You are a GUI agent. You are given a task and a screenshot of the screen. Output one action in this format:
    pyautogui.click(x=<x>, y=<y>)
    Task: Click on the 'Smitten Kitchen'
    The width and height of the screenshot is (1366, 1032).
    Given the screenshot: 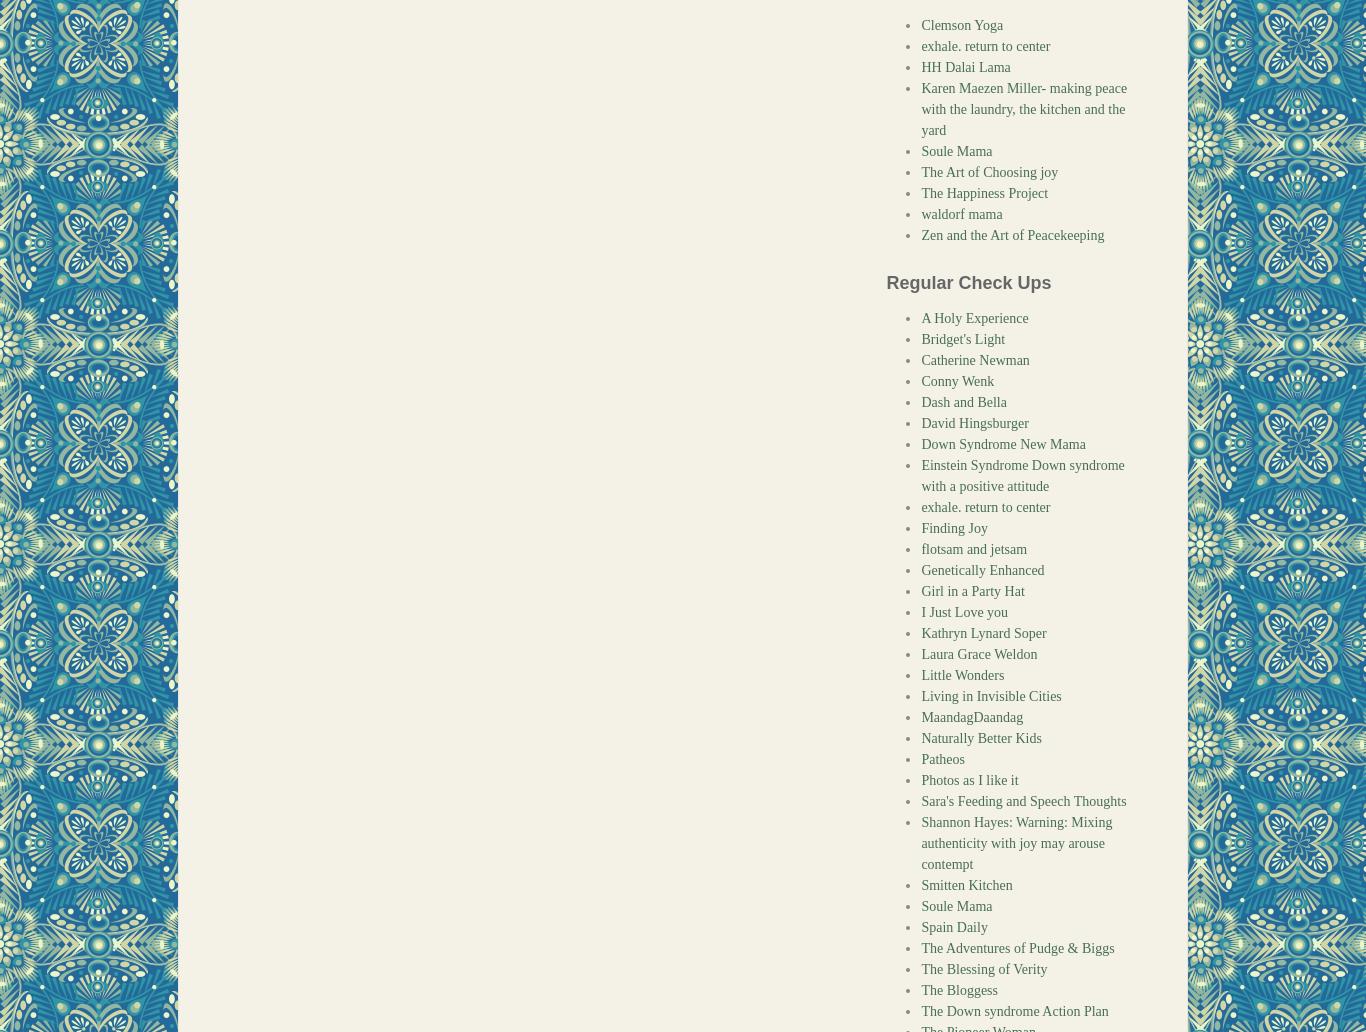 What is the action you would take?
    pyautogui.click(x=966, y=885)
    